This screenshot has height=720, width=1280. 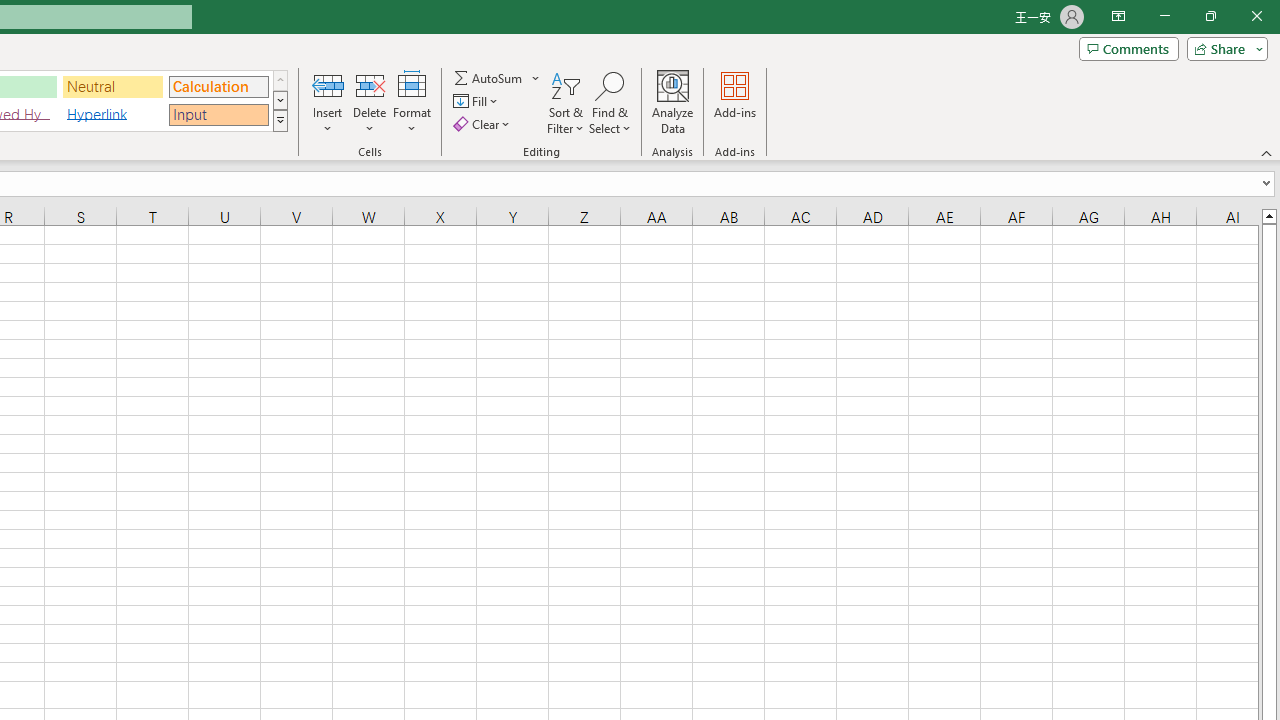 I want to click on 'Ribbon Display Options', so click(x=1117, y=16).